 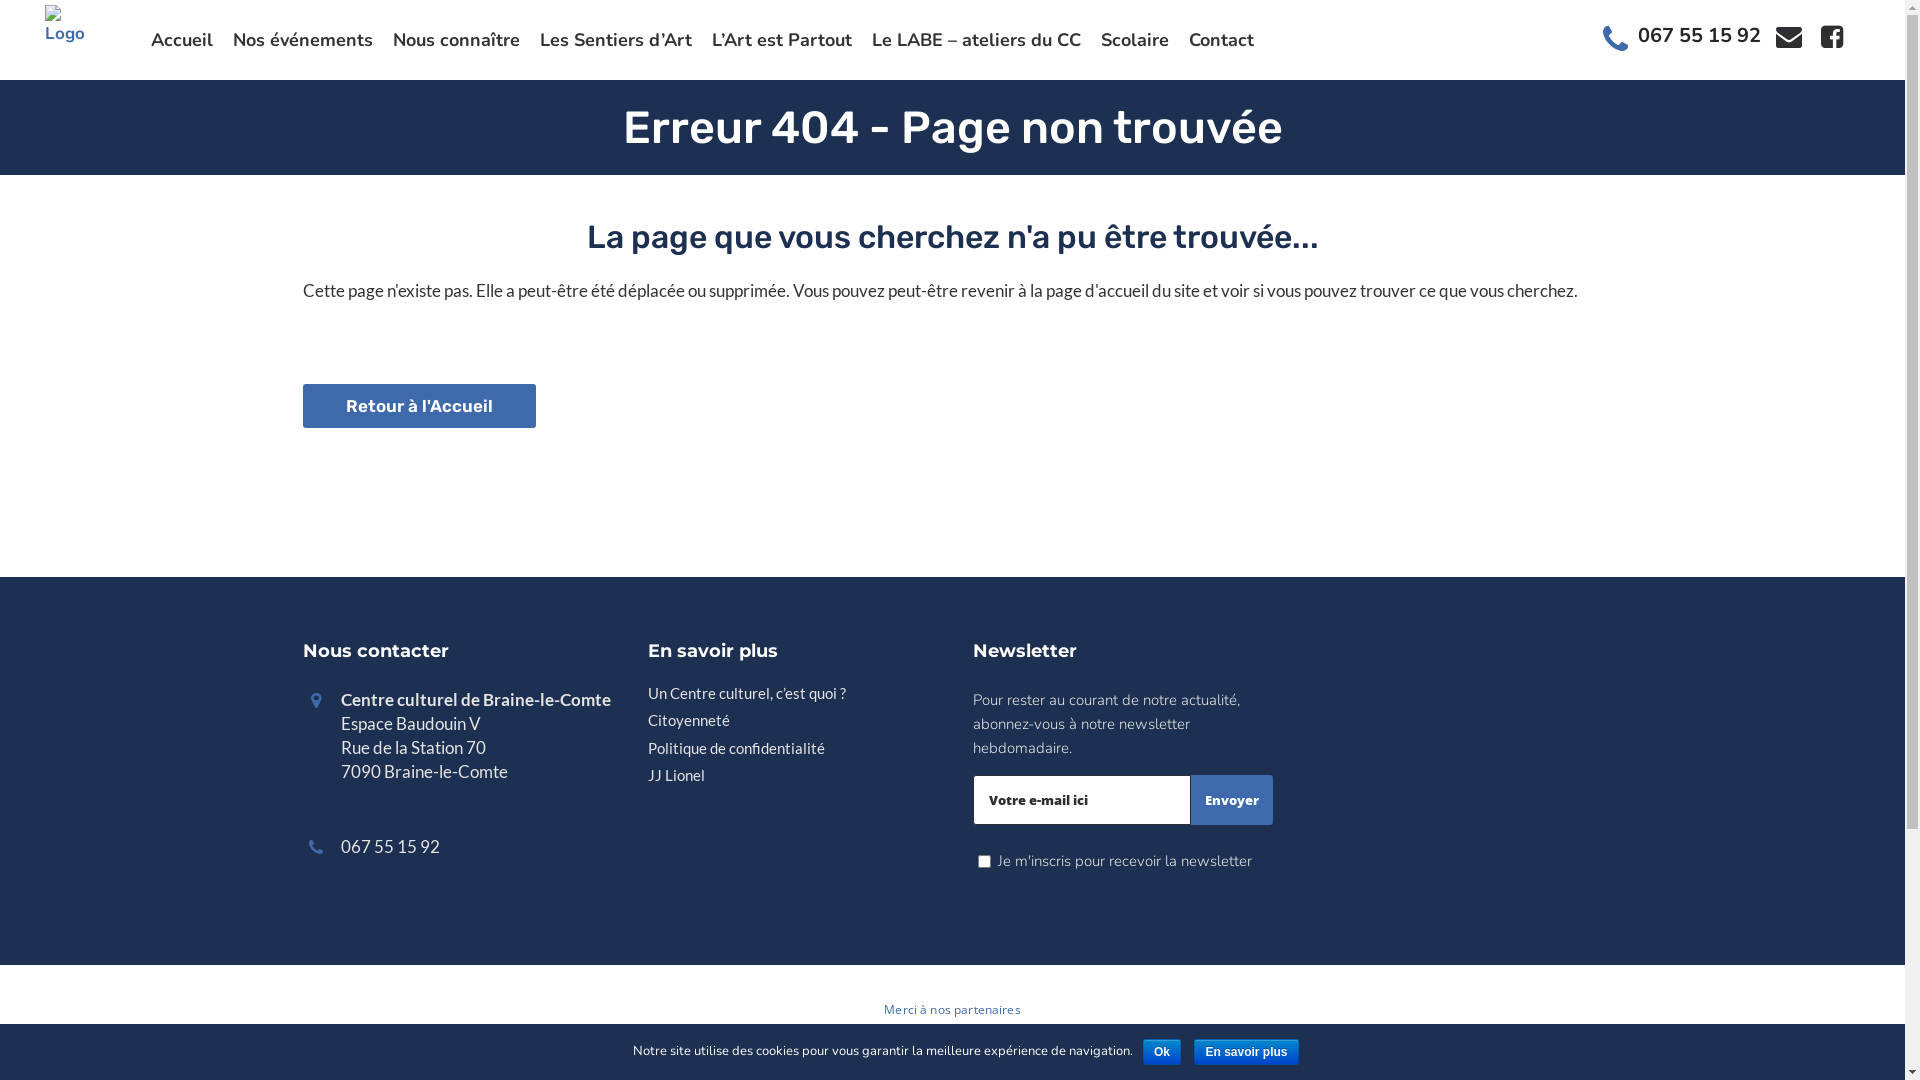 What do you see at coordinates (1220, 39) in the screenshot?
I see `'Contact'` at bounding box center [1220, 39].